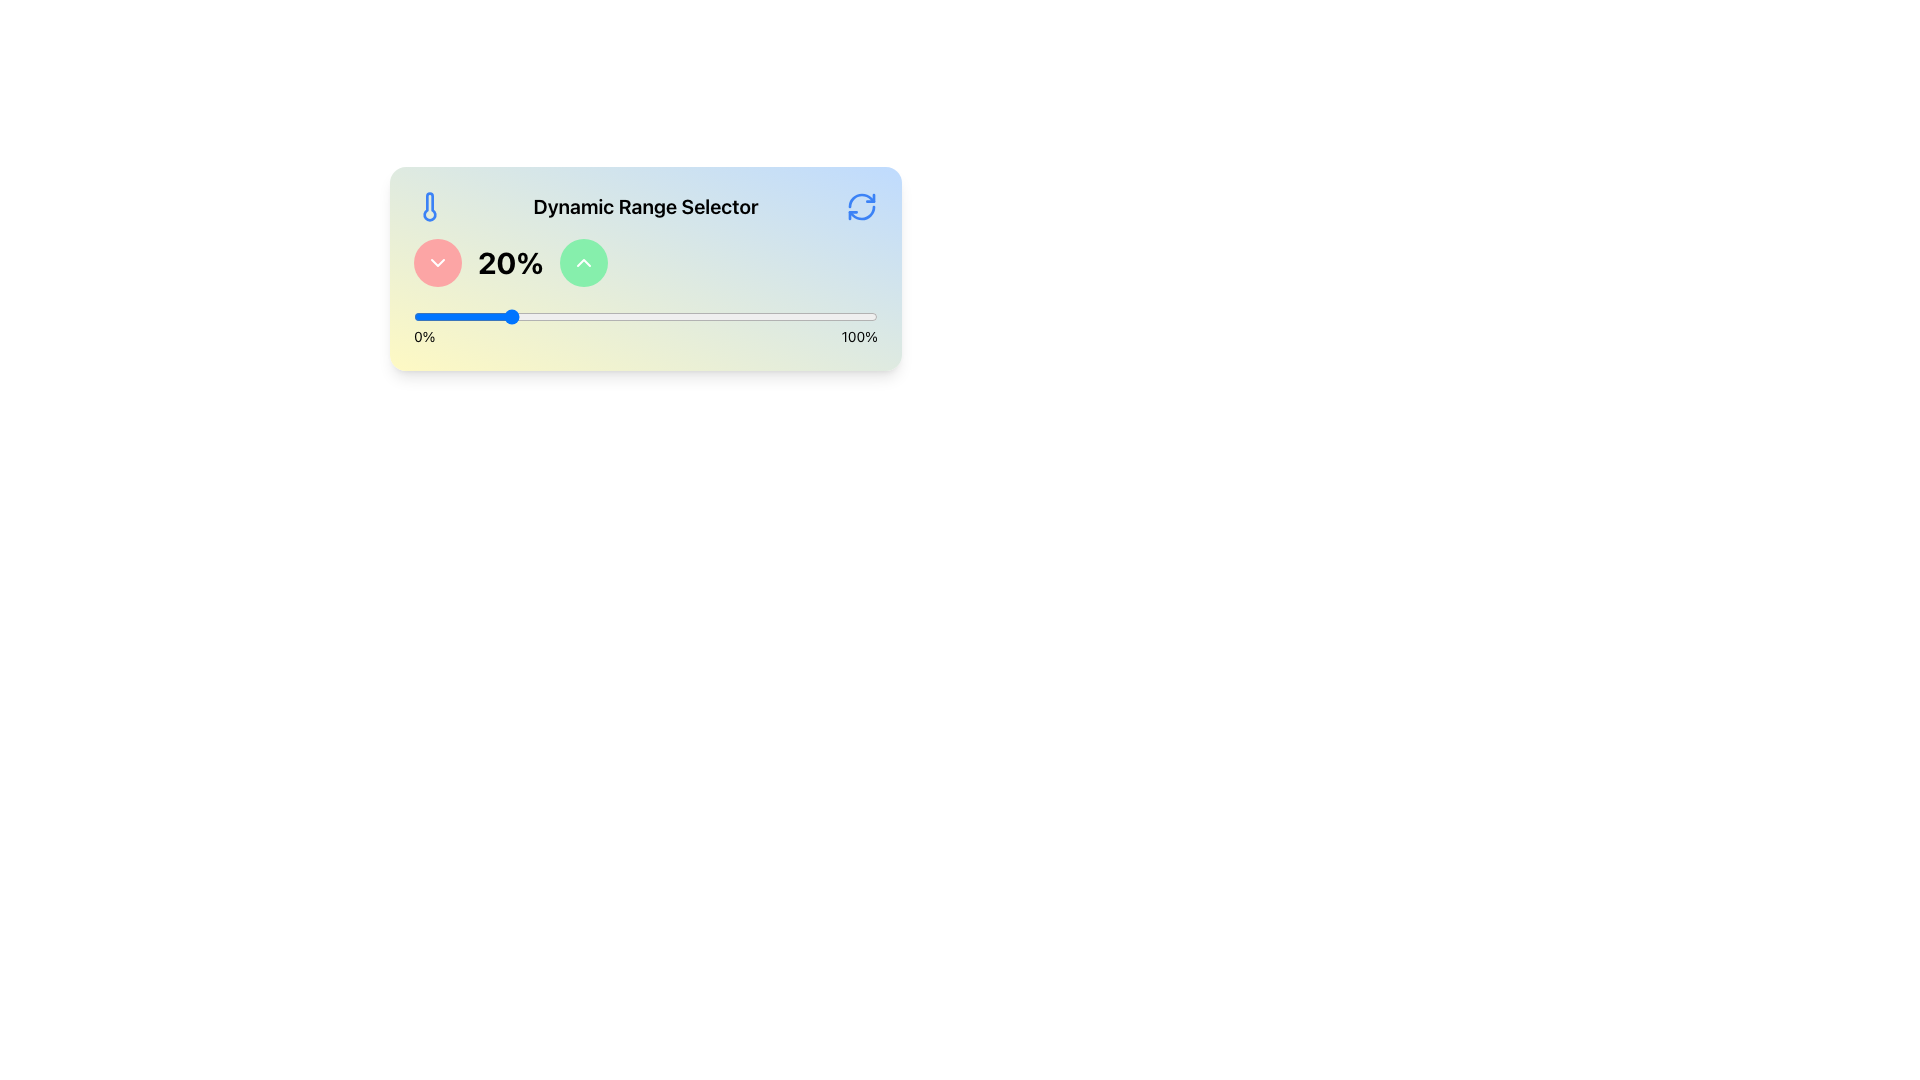 The height and width of the screenshot is (1080, 1920). Describe the element at coordinates (436, 261) in the screenshot. I see `the downward-pointing chevron icon within the circular button with a reddish background` at that location.